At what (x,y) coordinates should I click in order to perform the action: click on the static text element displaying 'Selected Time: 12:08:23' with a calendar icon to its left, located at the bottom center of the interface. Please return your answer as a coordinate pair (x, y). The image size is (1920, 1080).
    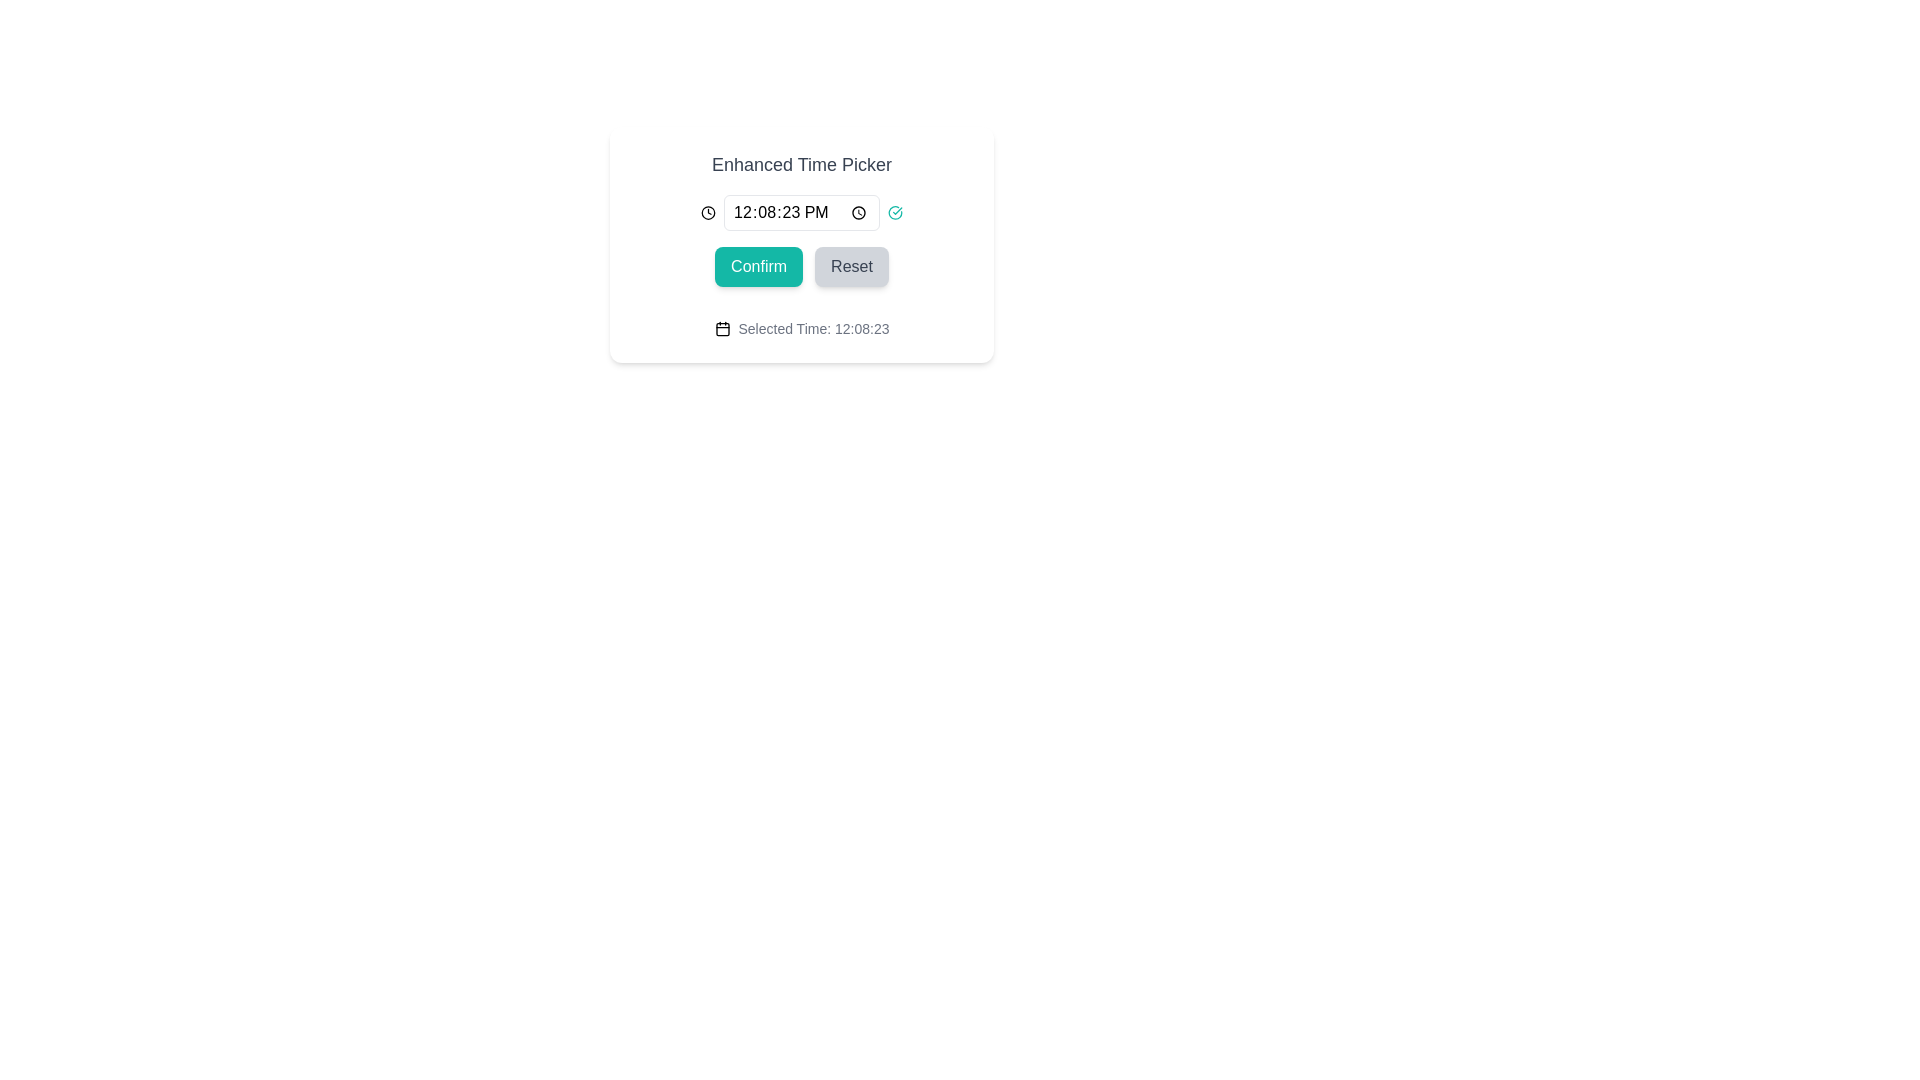
    Looking at the image, I should click on (801, 327).